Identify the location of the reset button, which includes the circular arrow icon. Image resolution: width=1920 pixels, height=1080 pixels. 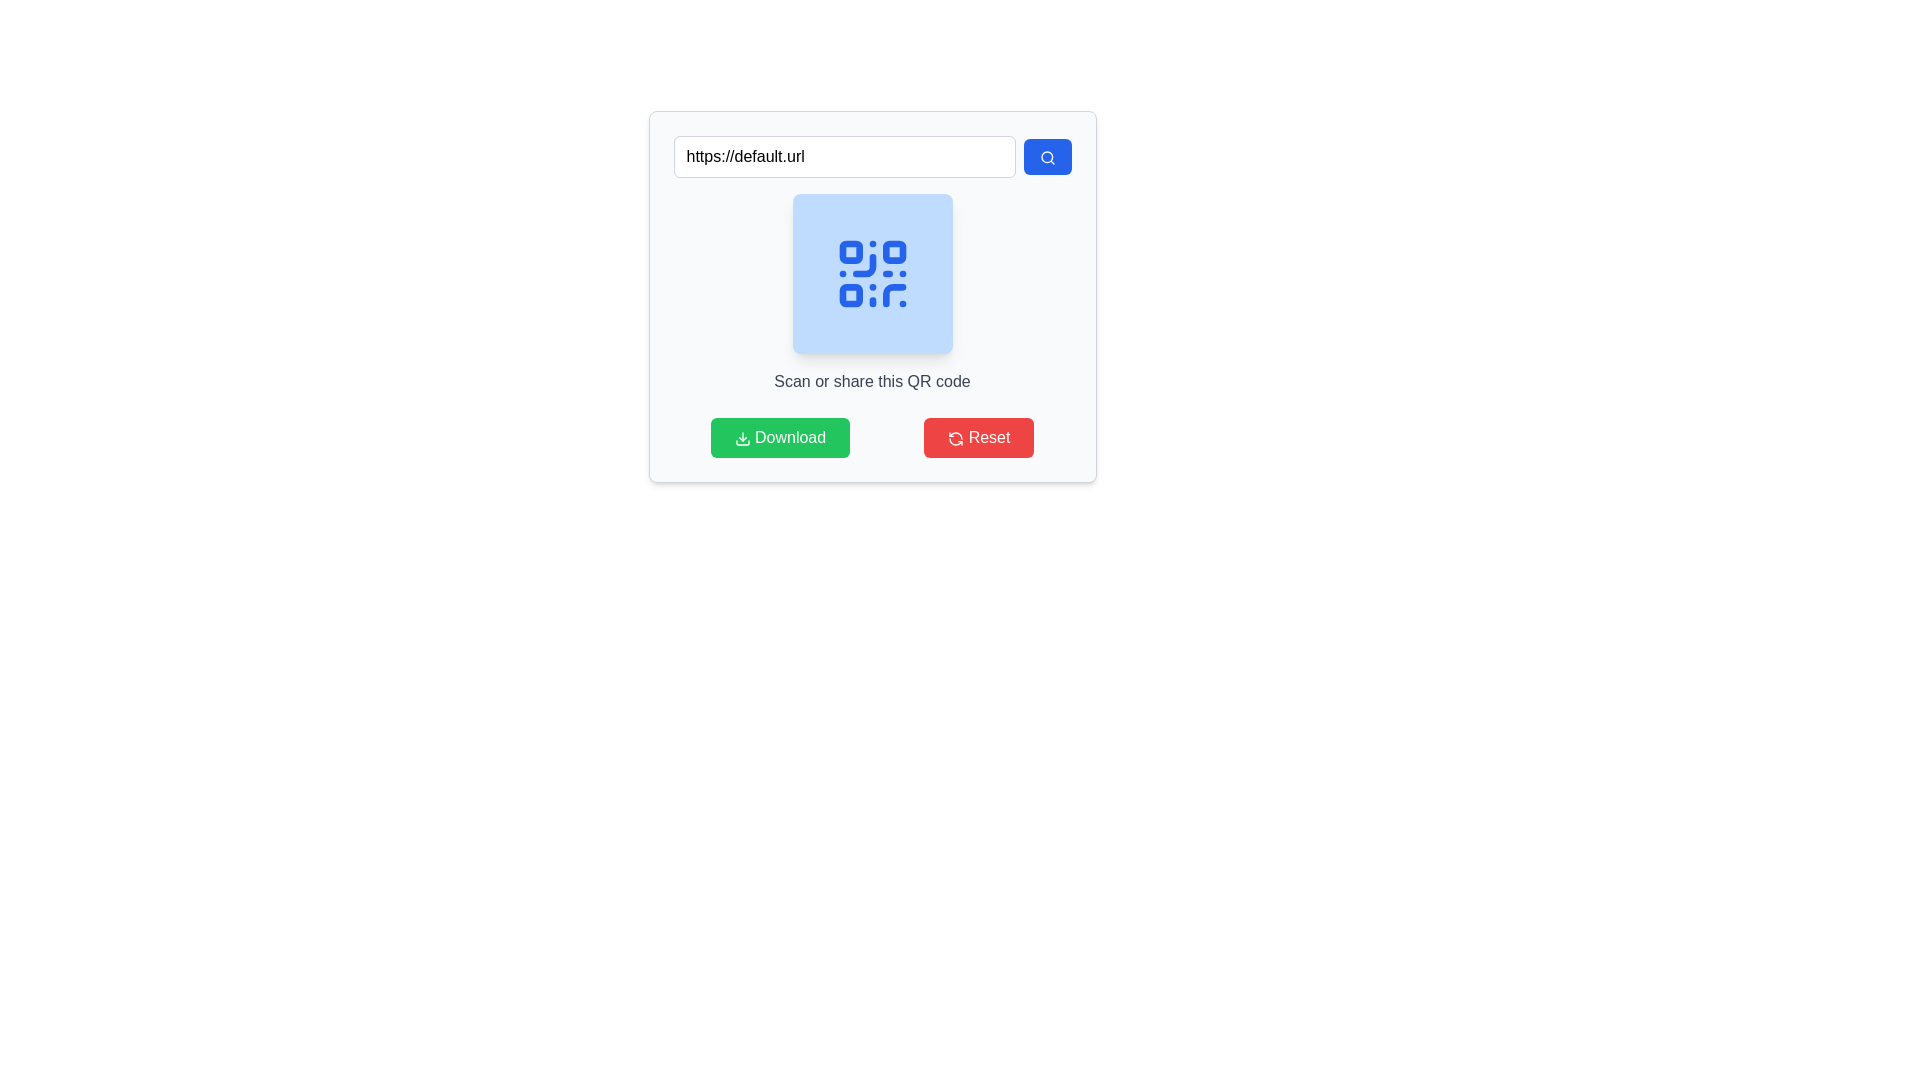
(955, 437).